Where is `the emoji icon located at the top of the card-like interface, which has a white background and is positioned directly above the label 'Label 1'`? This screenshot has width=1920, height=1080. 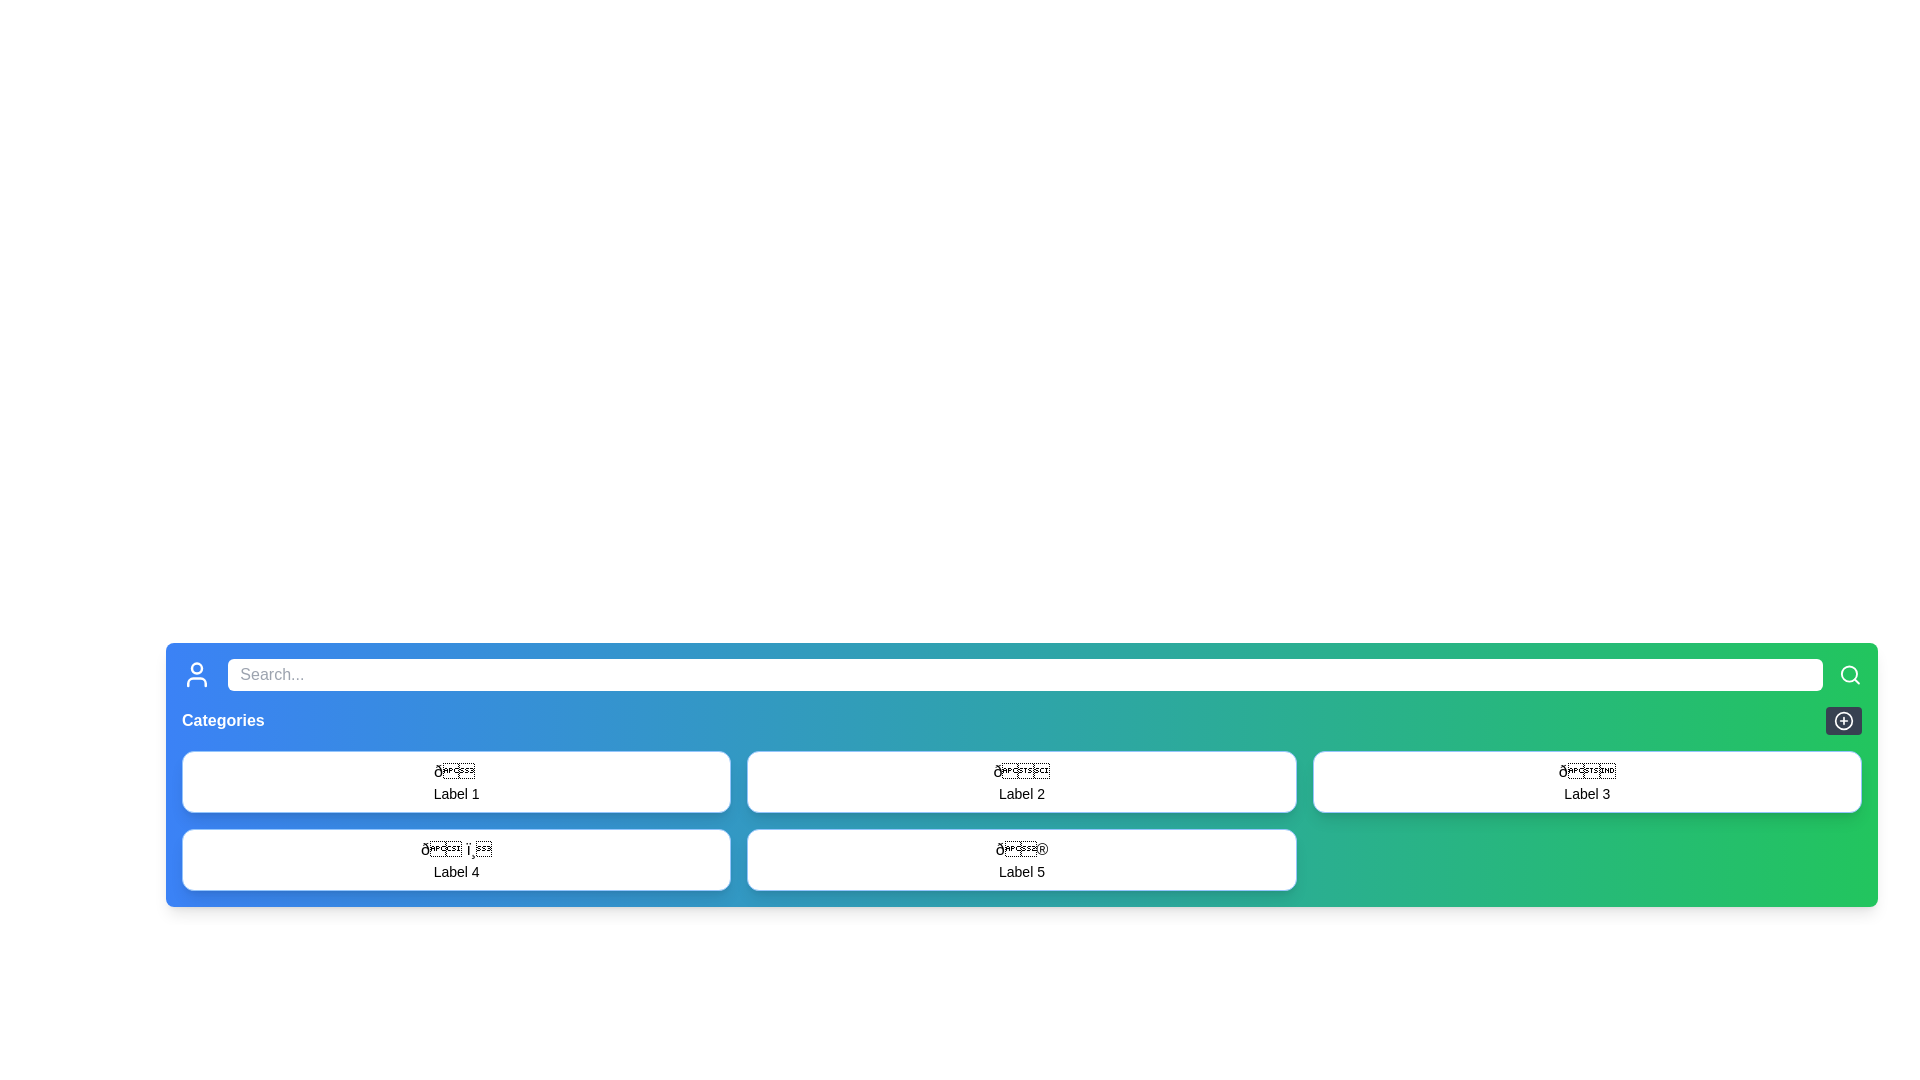 the emoji icon located at the top of the card-like interface, which has a white background and is positioned directly above the label 'Label 1' is located at coordinates (455, 770).